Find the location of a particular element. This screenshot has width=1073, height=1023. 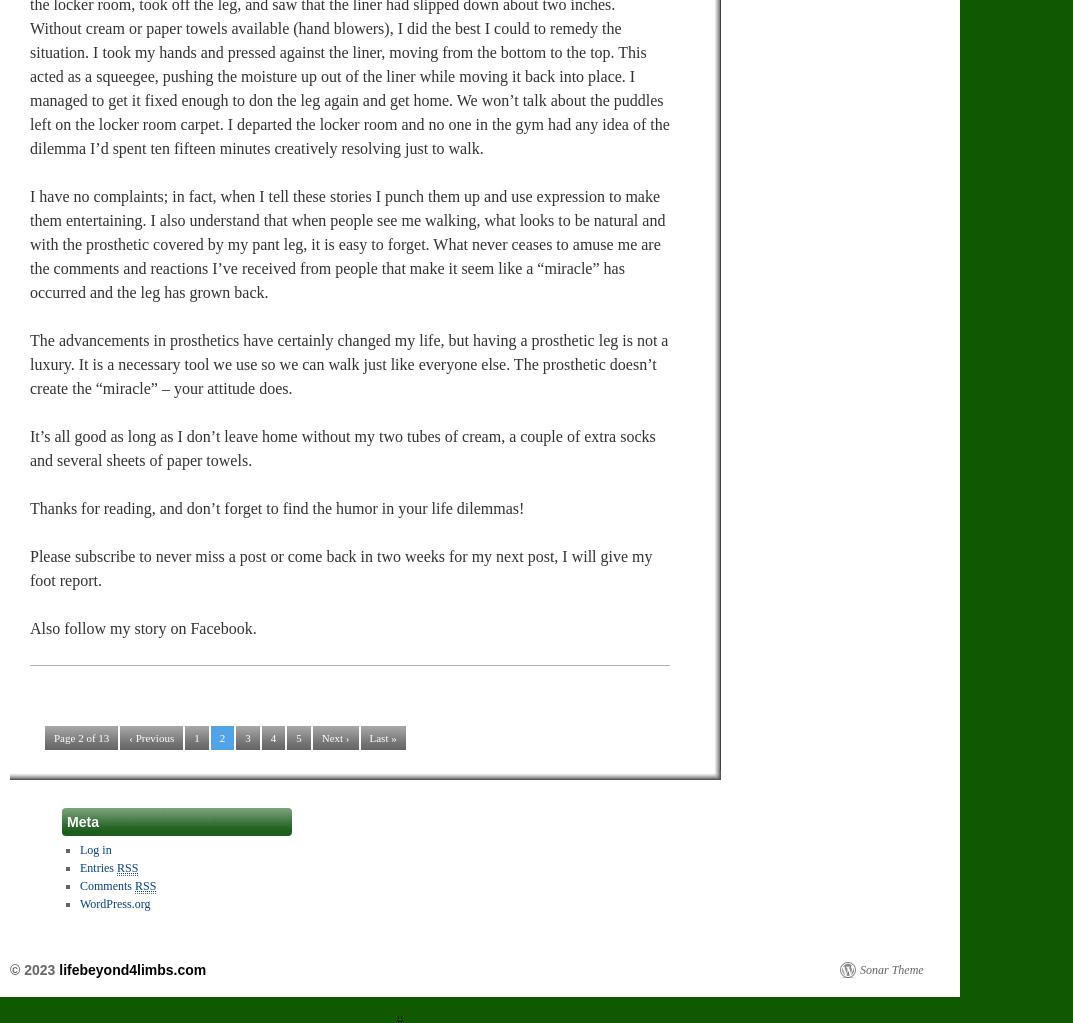

'It’s all good as long as I don’t leave home without my two tubes of cream, a couple of extra socks and several sheets of paper towels.' is located at coordinates (29, 446).